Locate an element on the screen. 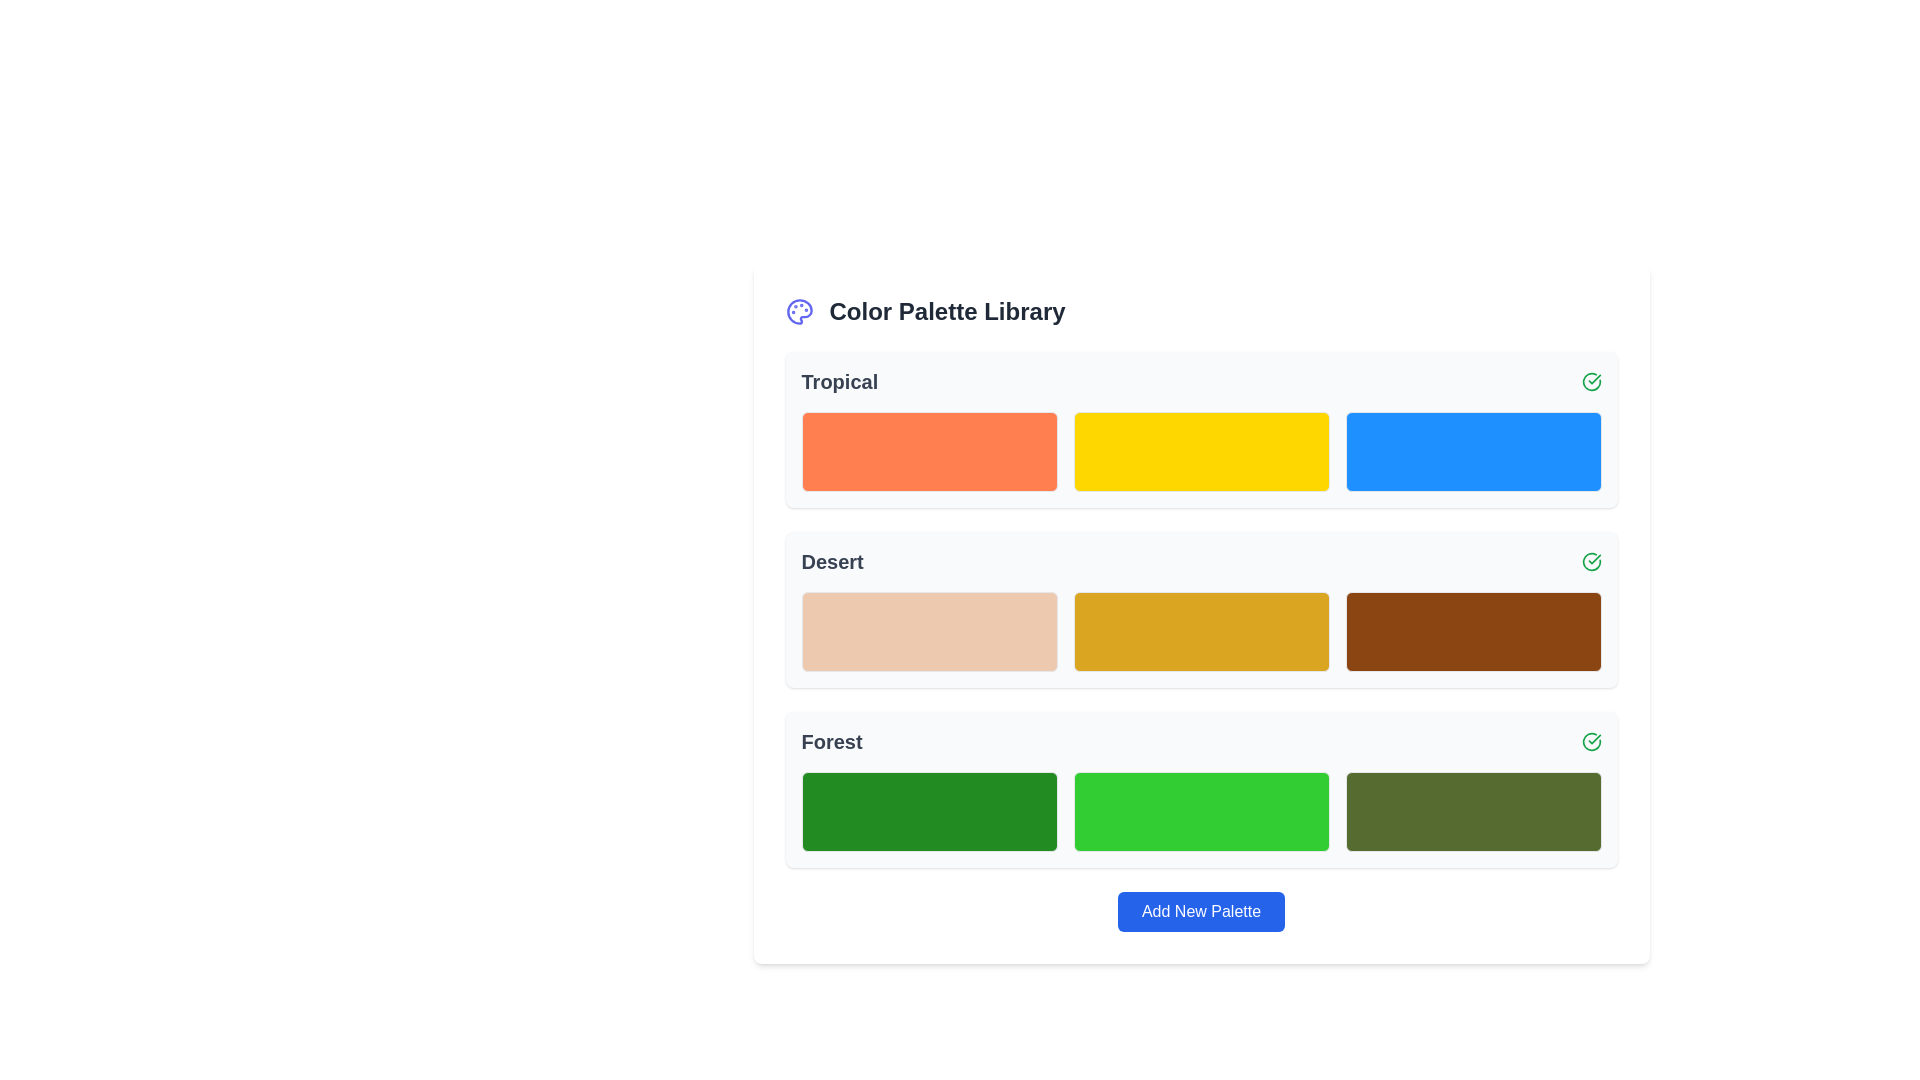 The width and height of the screenshot is (1920, 1080). the button that allows users is located at coordinates (1200, 911).